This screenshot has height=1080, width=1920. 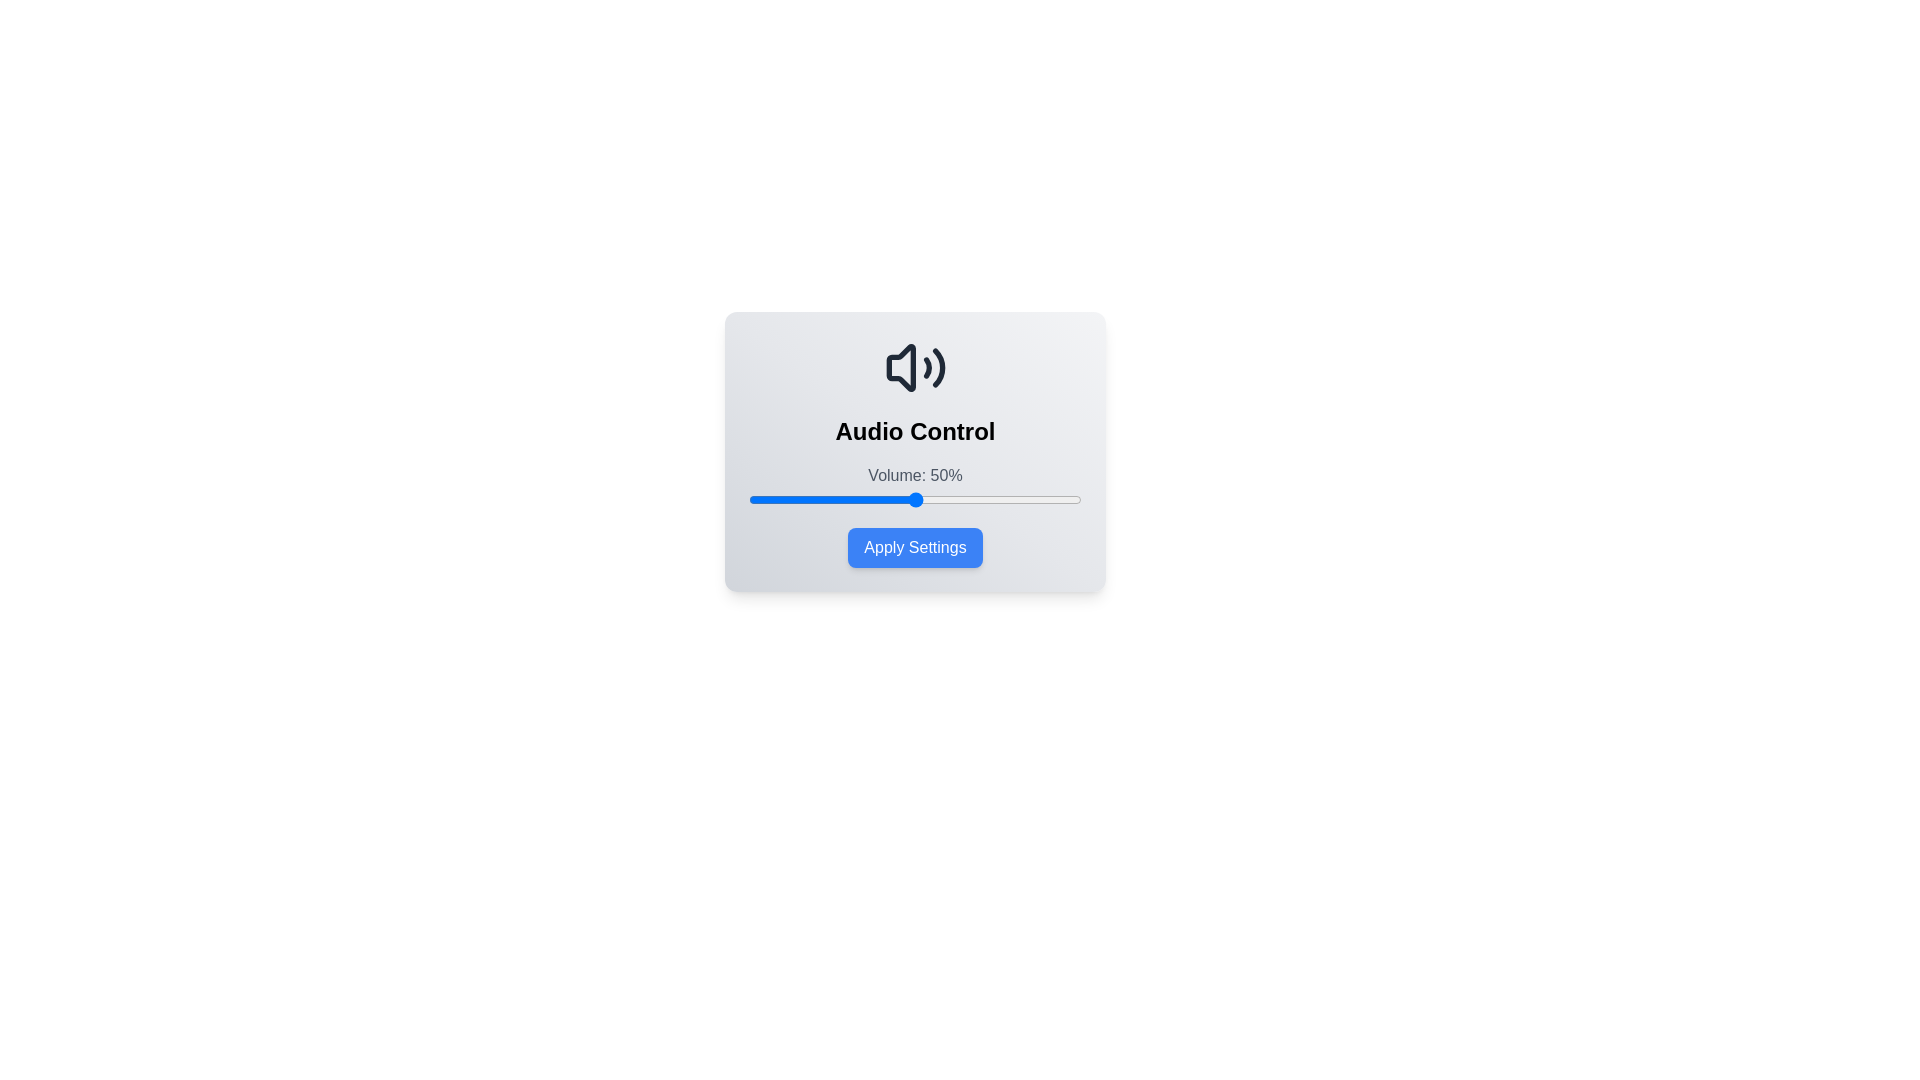 I want to click on the slider, so click(x=1002, y=499).